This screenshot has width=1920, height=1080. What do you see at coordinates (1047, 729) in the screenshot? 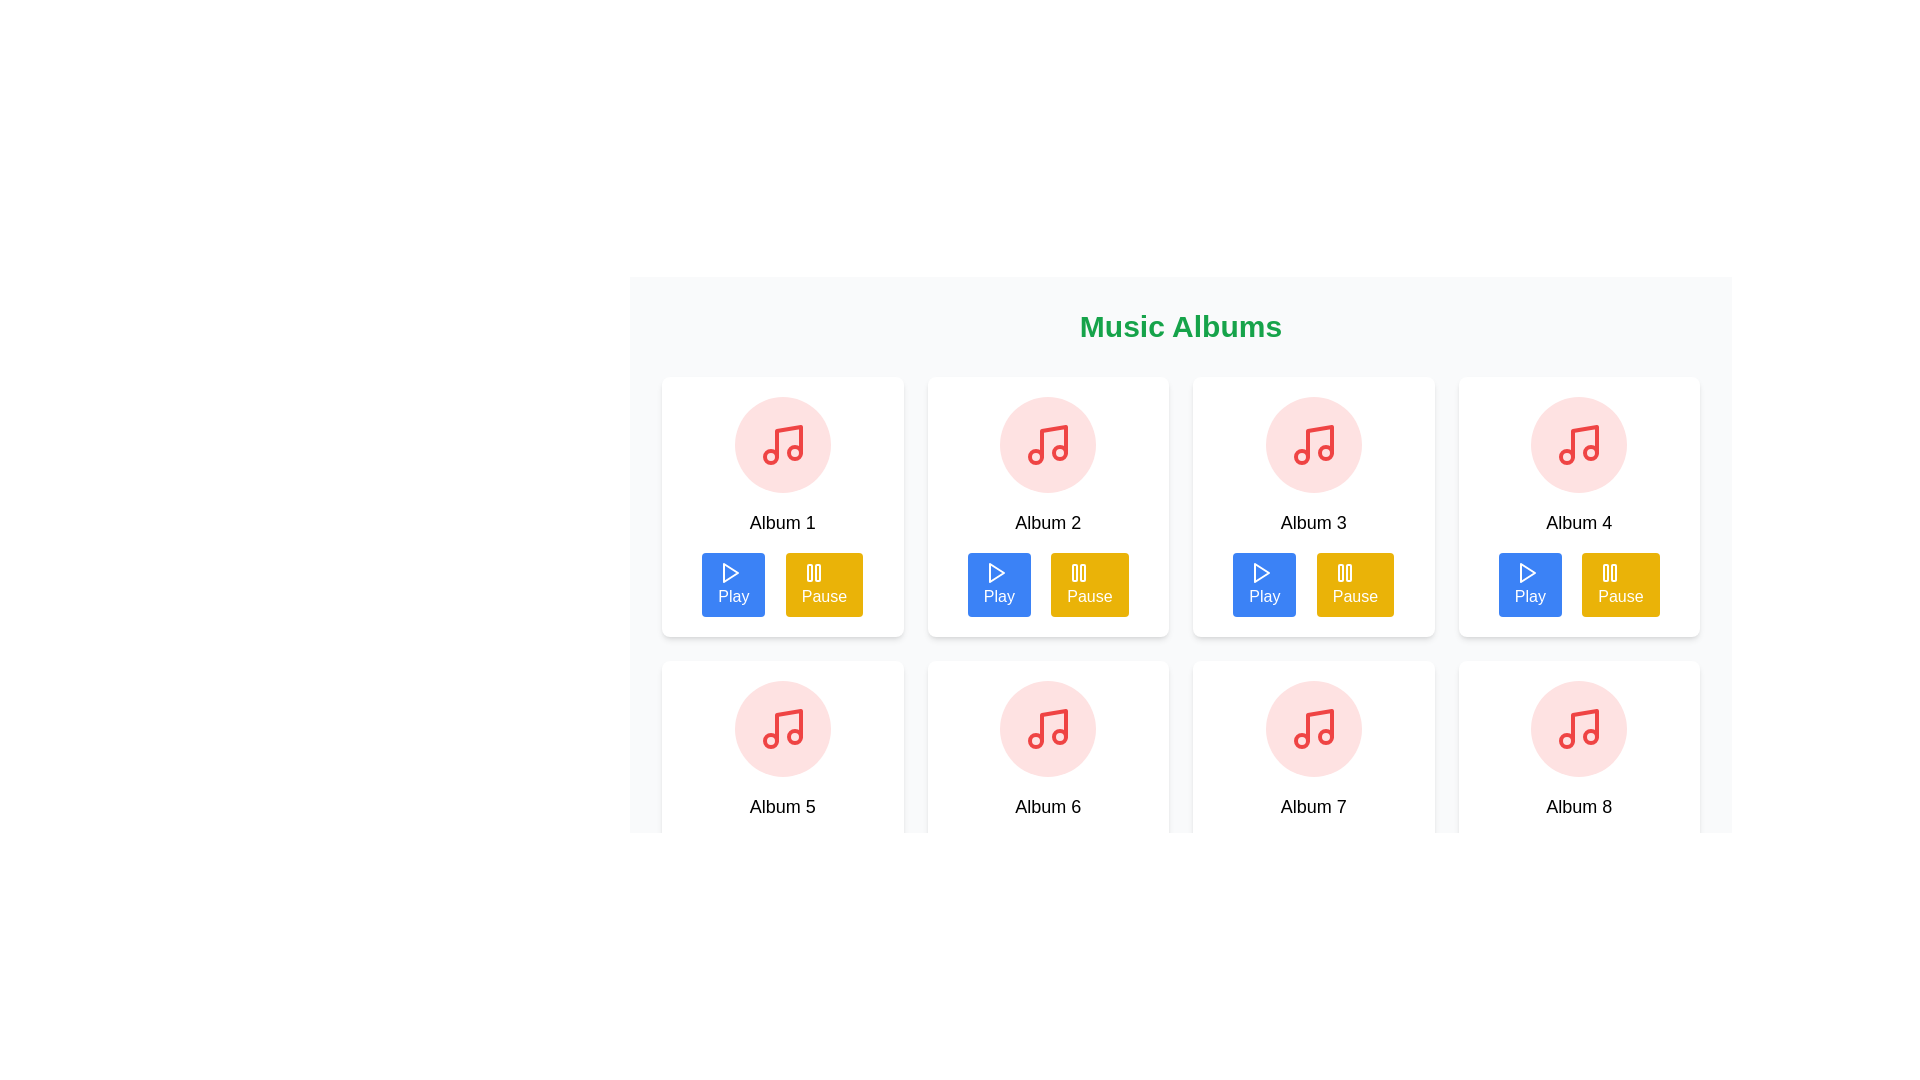
I see `the red music note icon located in the second column of the lower row, which represents music content and is associated with the label 'Album 6'` at bounding box center [1047, 729].